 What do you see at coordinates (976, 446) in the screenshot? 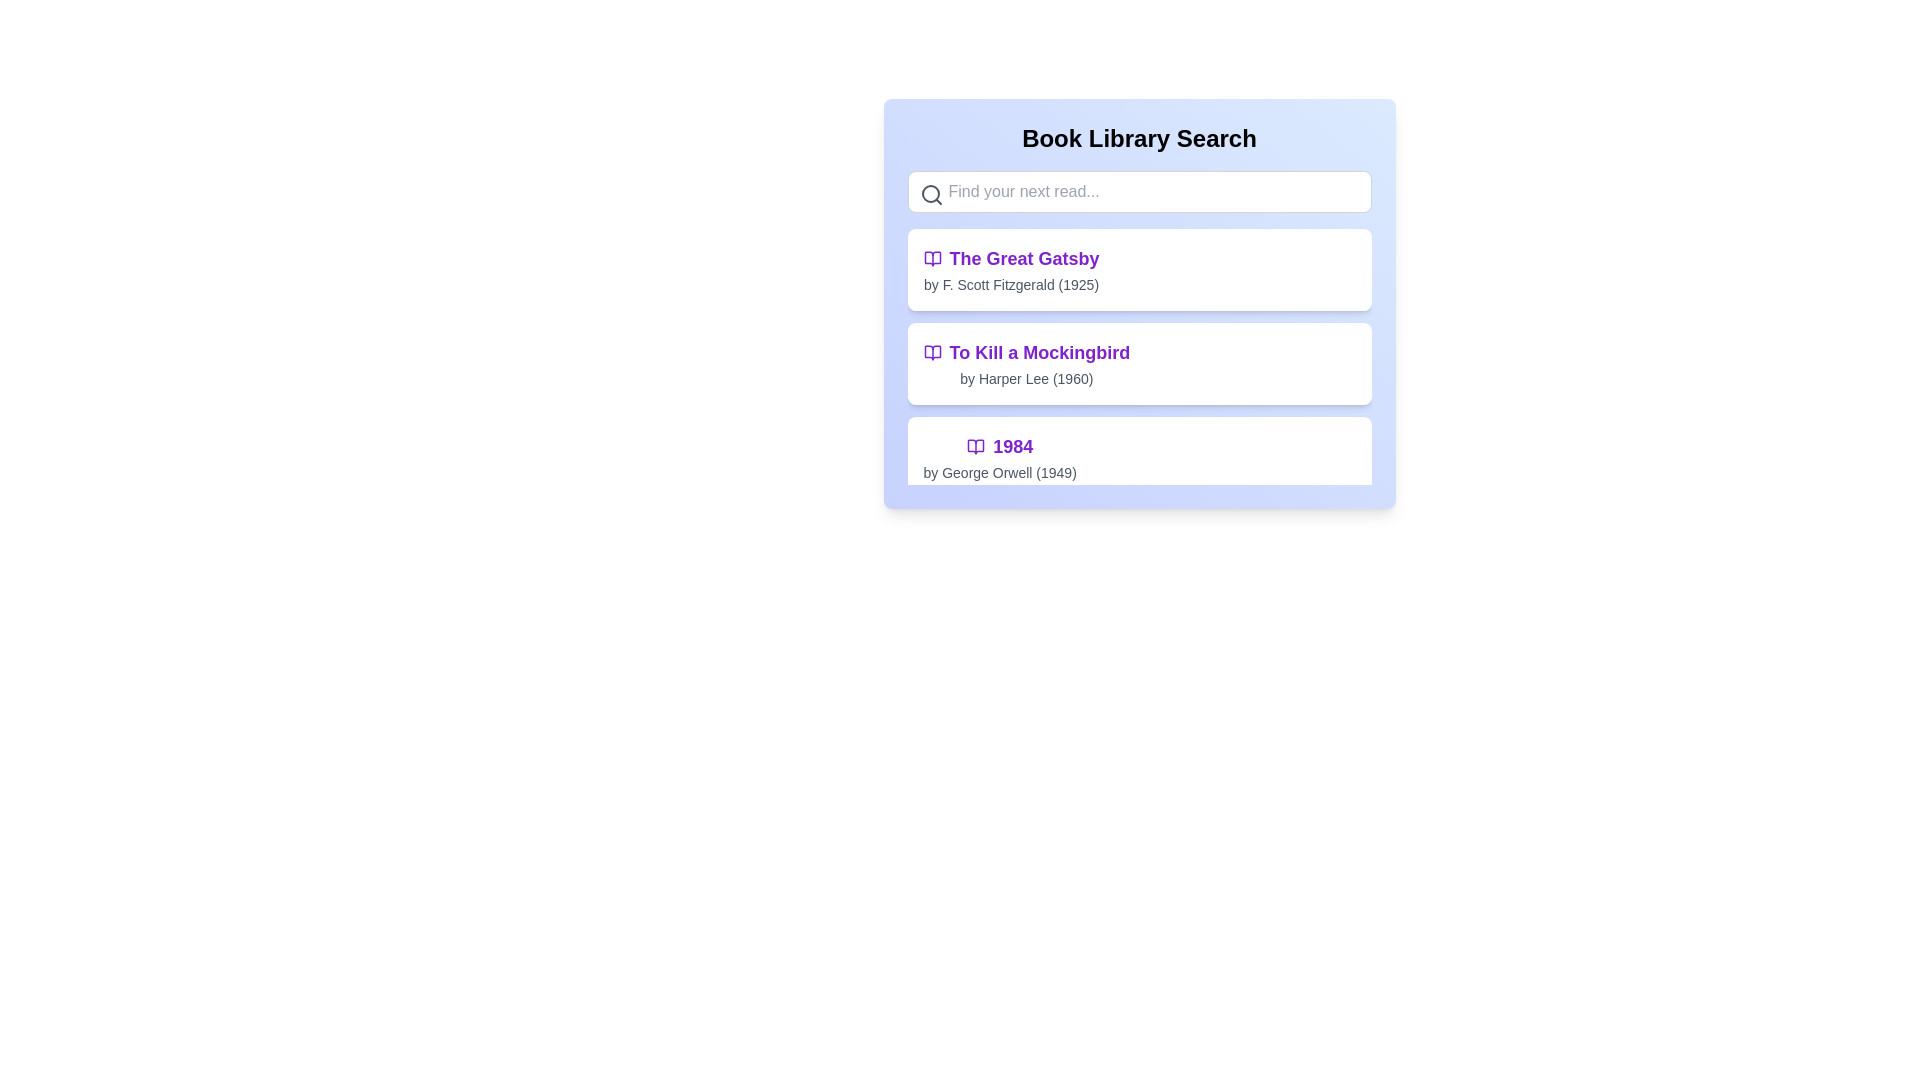
I see `the book icon located to the left of the bold purple text '1984' in the list of book items` at bounding box center [976, 446].